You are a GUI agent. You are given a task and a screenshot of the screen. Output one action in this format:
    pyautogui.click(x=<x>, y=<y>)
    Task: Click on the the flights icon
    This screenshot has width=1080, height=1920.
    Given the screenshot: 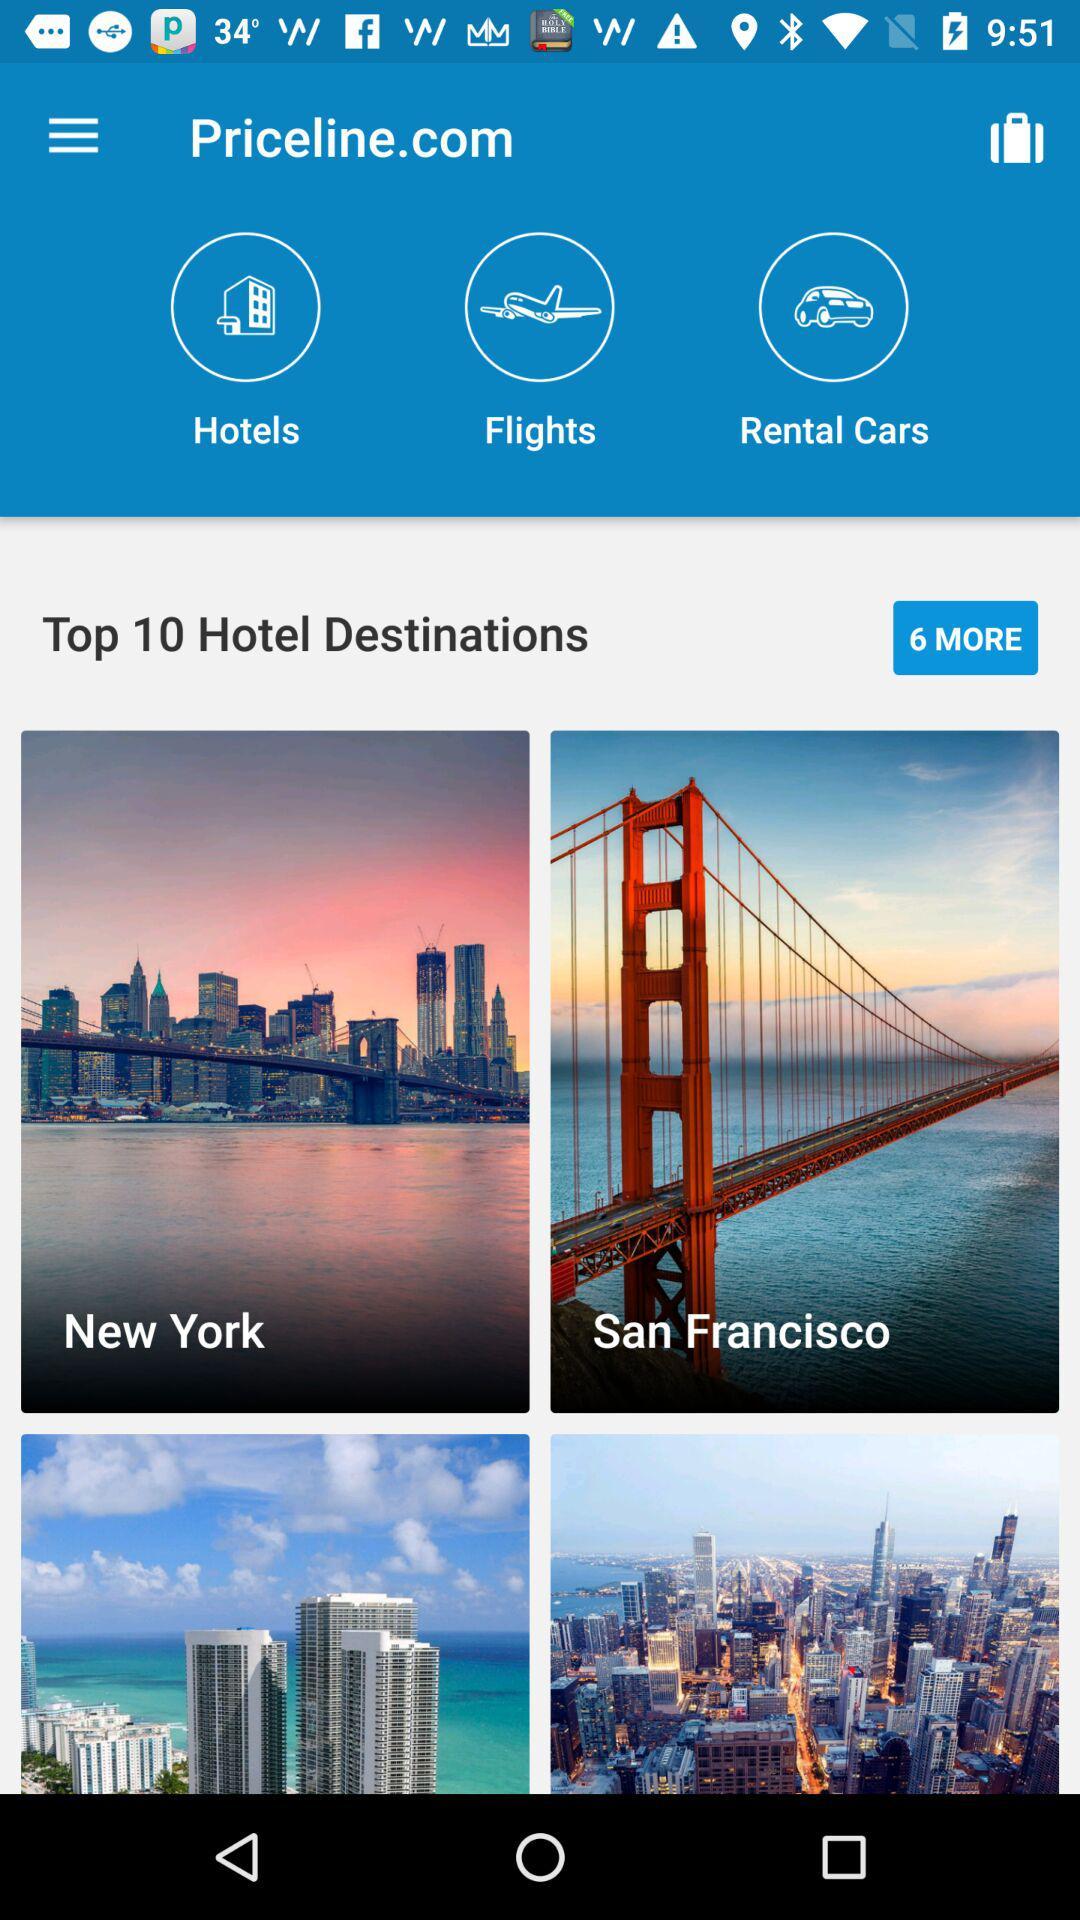 What is the action you would take?
    pyautogui.click(x=540, y=342)
    